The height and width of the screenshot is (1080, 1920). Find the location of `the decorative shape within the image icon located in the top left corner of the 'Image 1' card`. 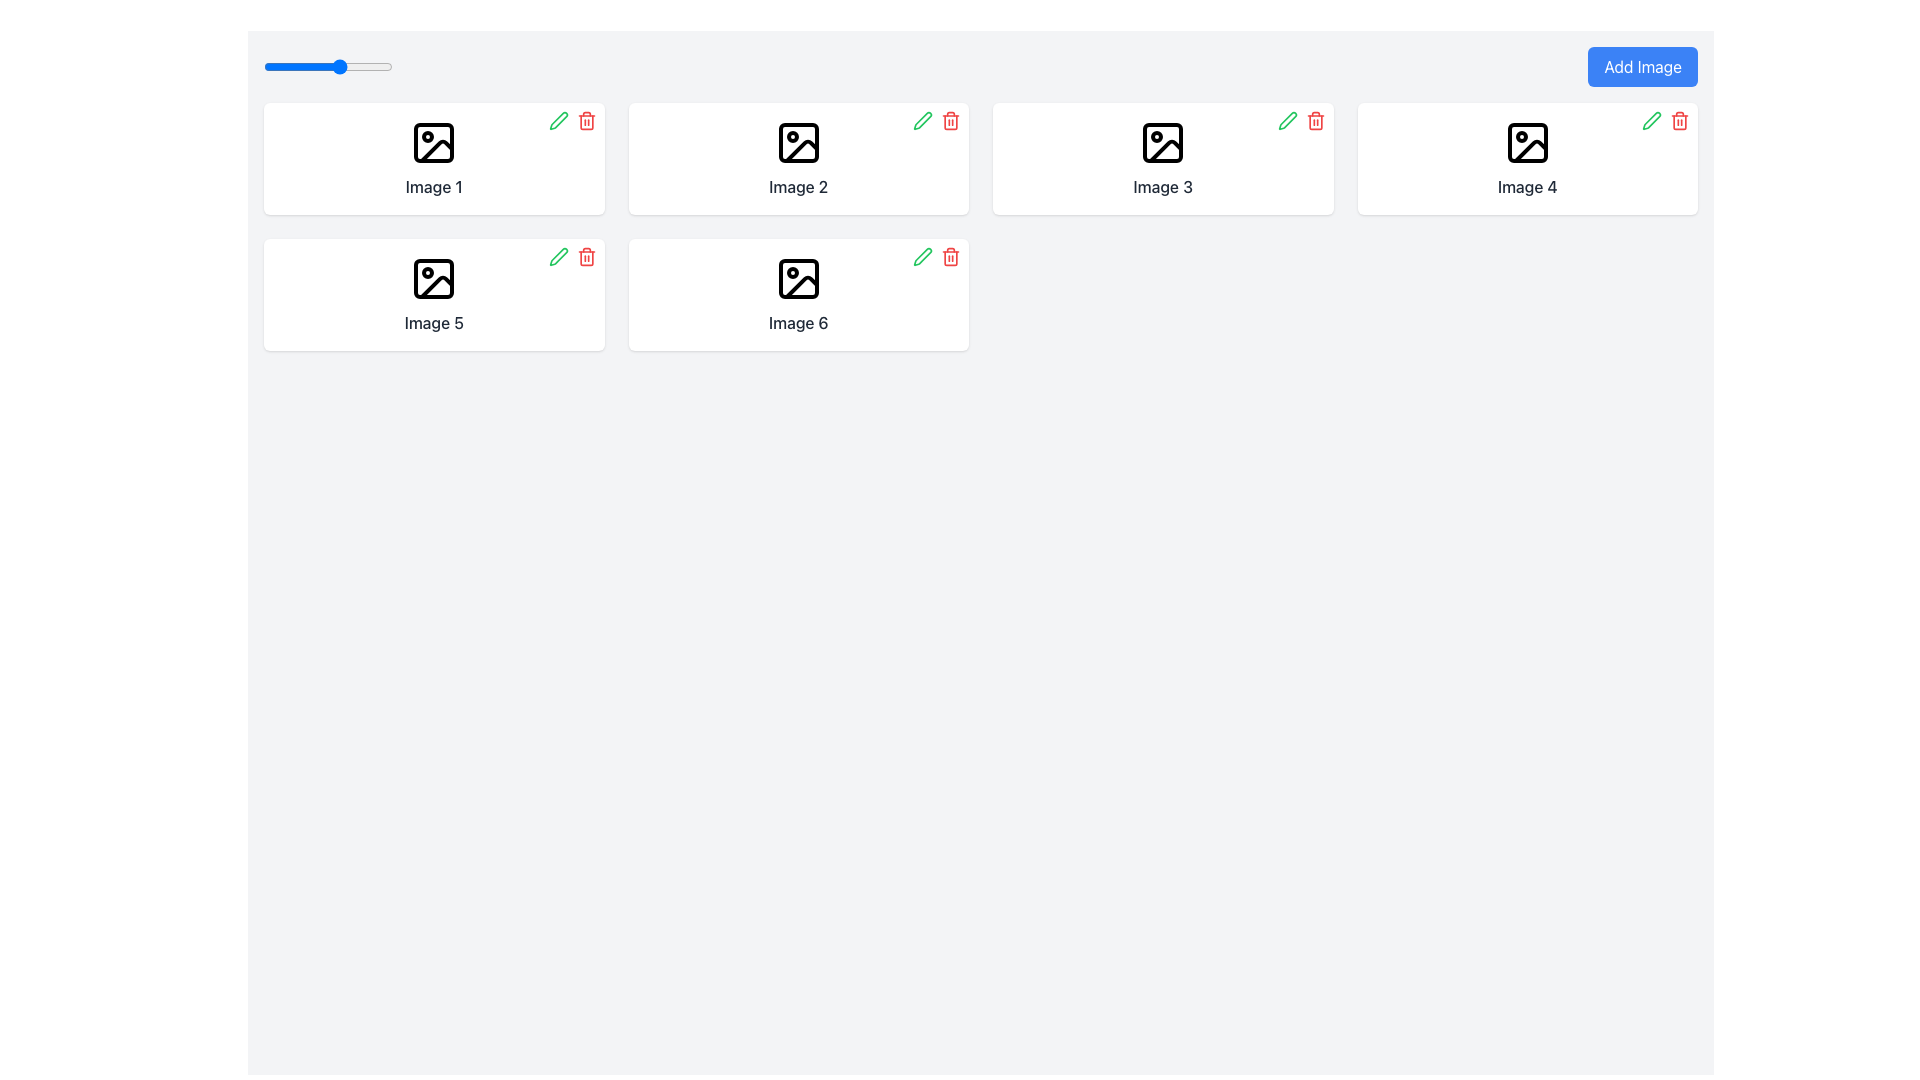

the decorative shape within the image icon located in the top left corner of the 'Image 1' card is located at coordinates (433, 141).